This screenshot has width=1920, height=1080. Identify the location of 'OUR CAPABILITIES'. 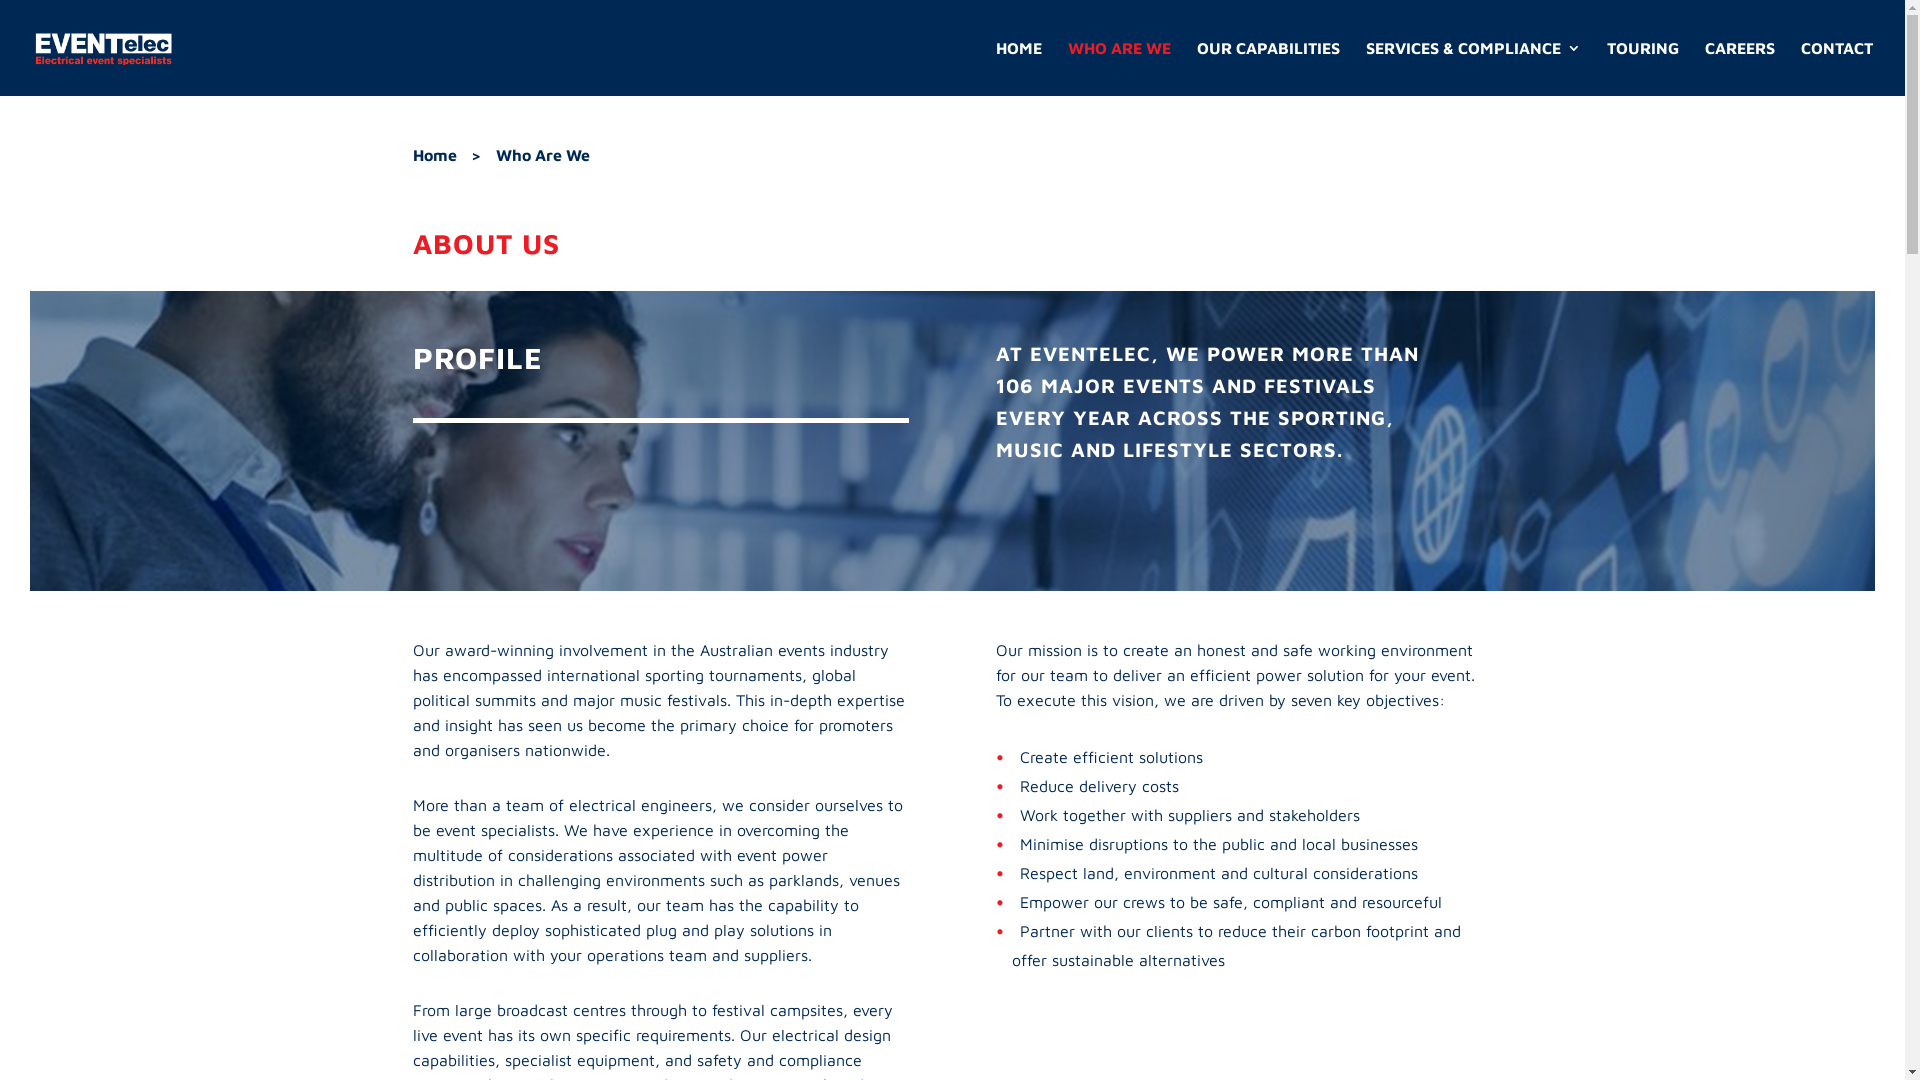
(1267, 67).